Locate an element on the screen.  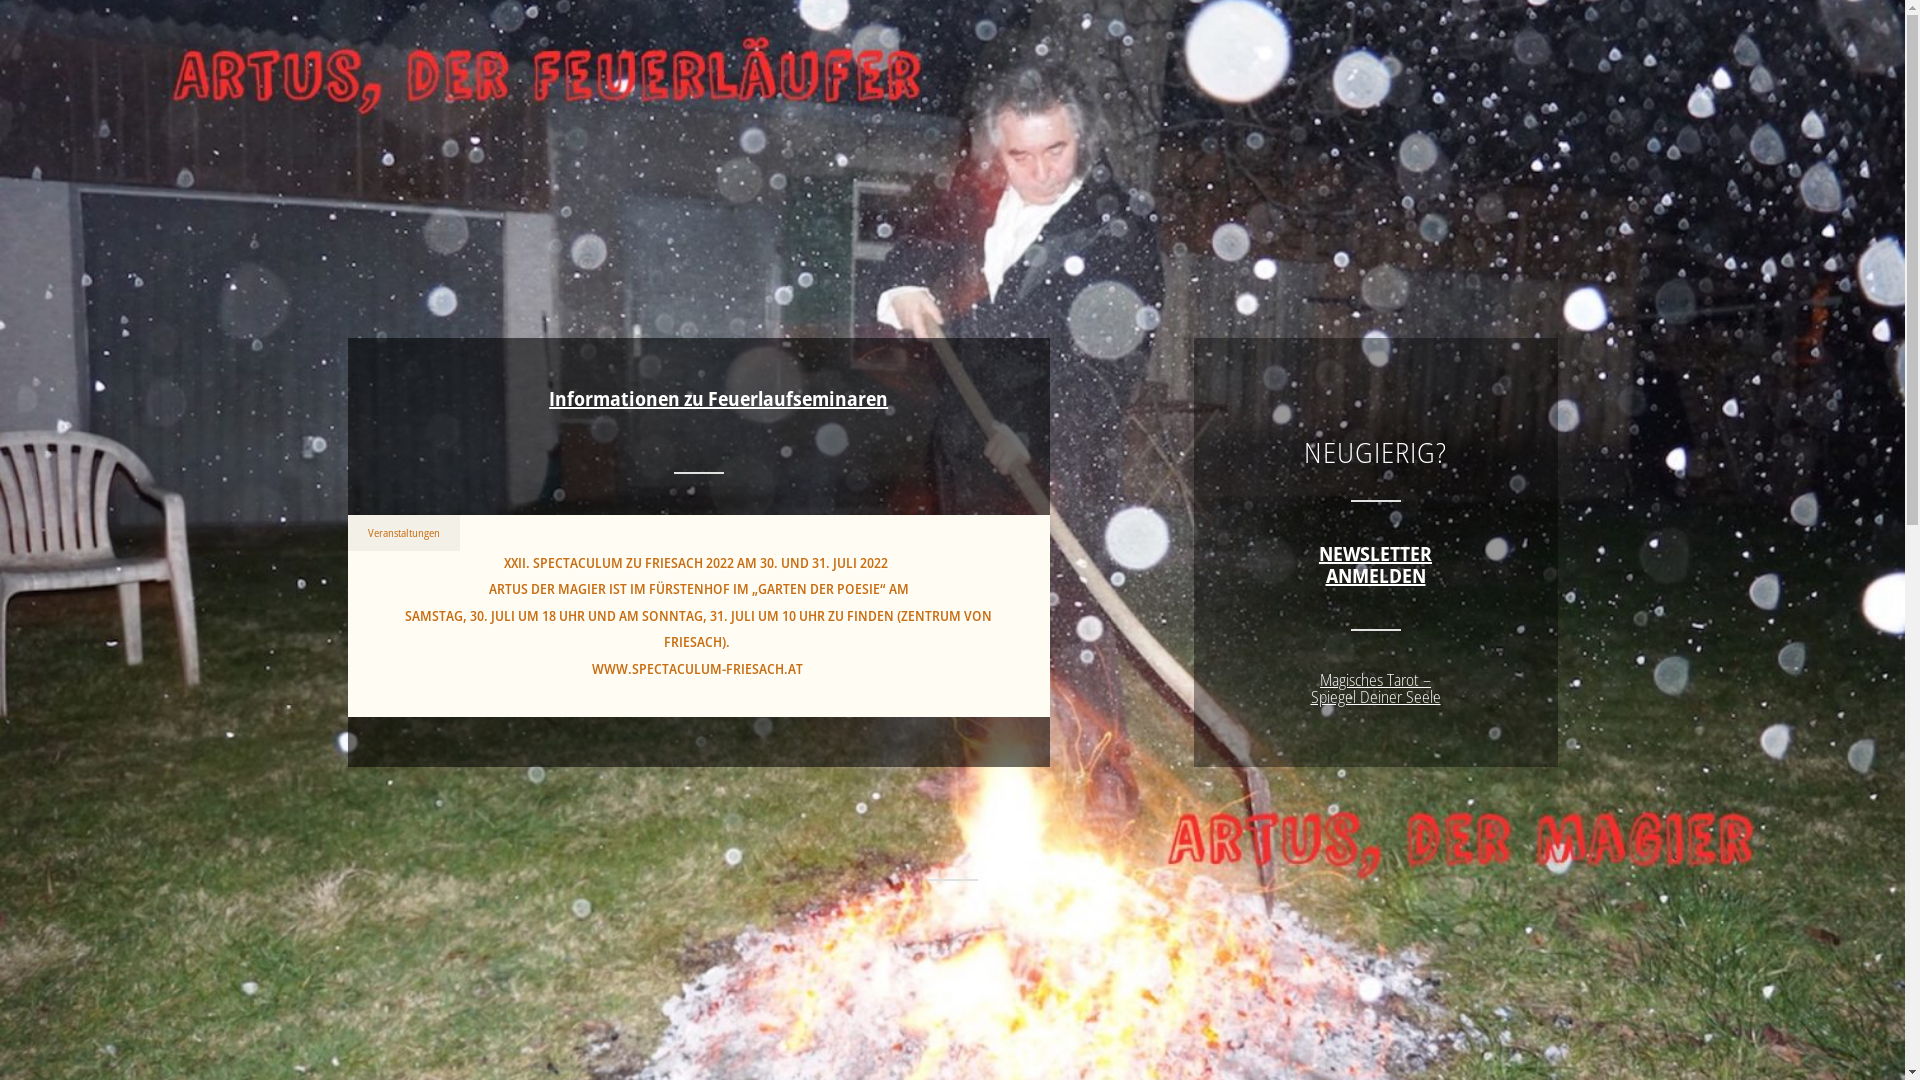
'NEWSLETTER is located at coordinates (1374, 564).